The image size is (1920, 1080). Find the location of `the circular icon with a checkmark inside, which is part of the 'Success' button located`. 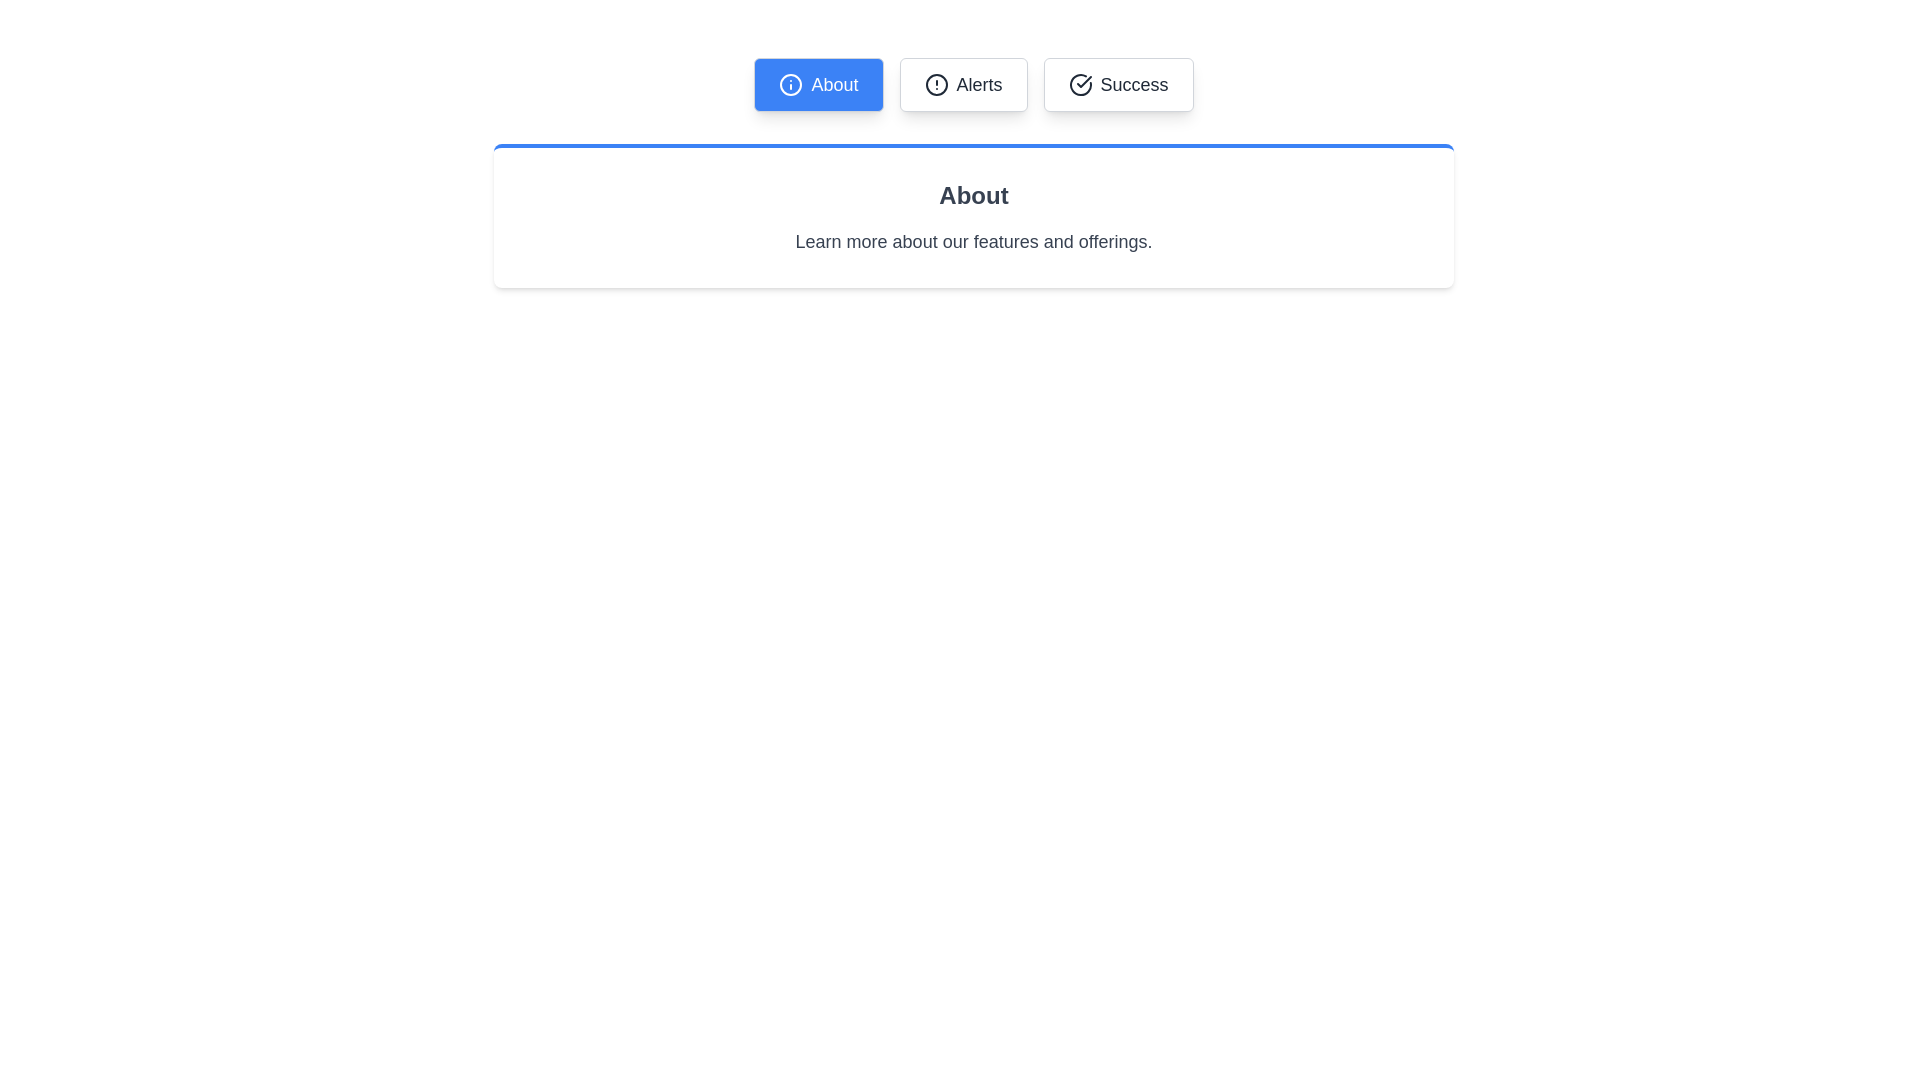

the circular icon with a checkmark inside, which is part of the 'Success' button located is located at coordinates (1079, 83).